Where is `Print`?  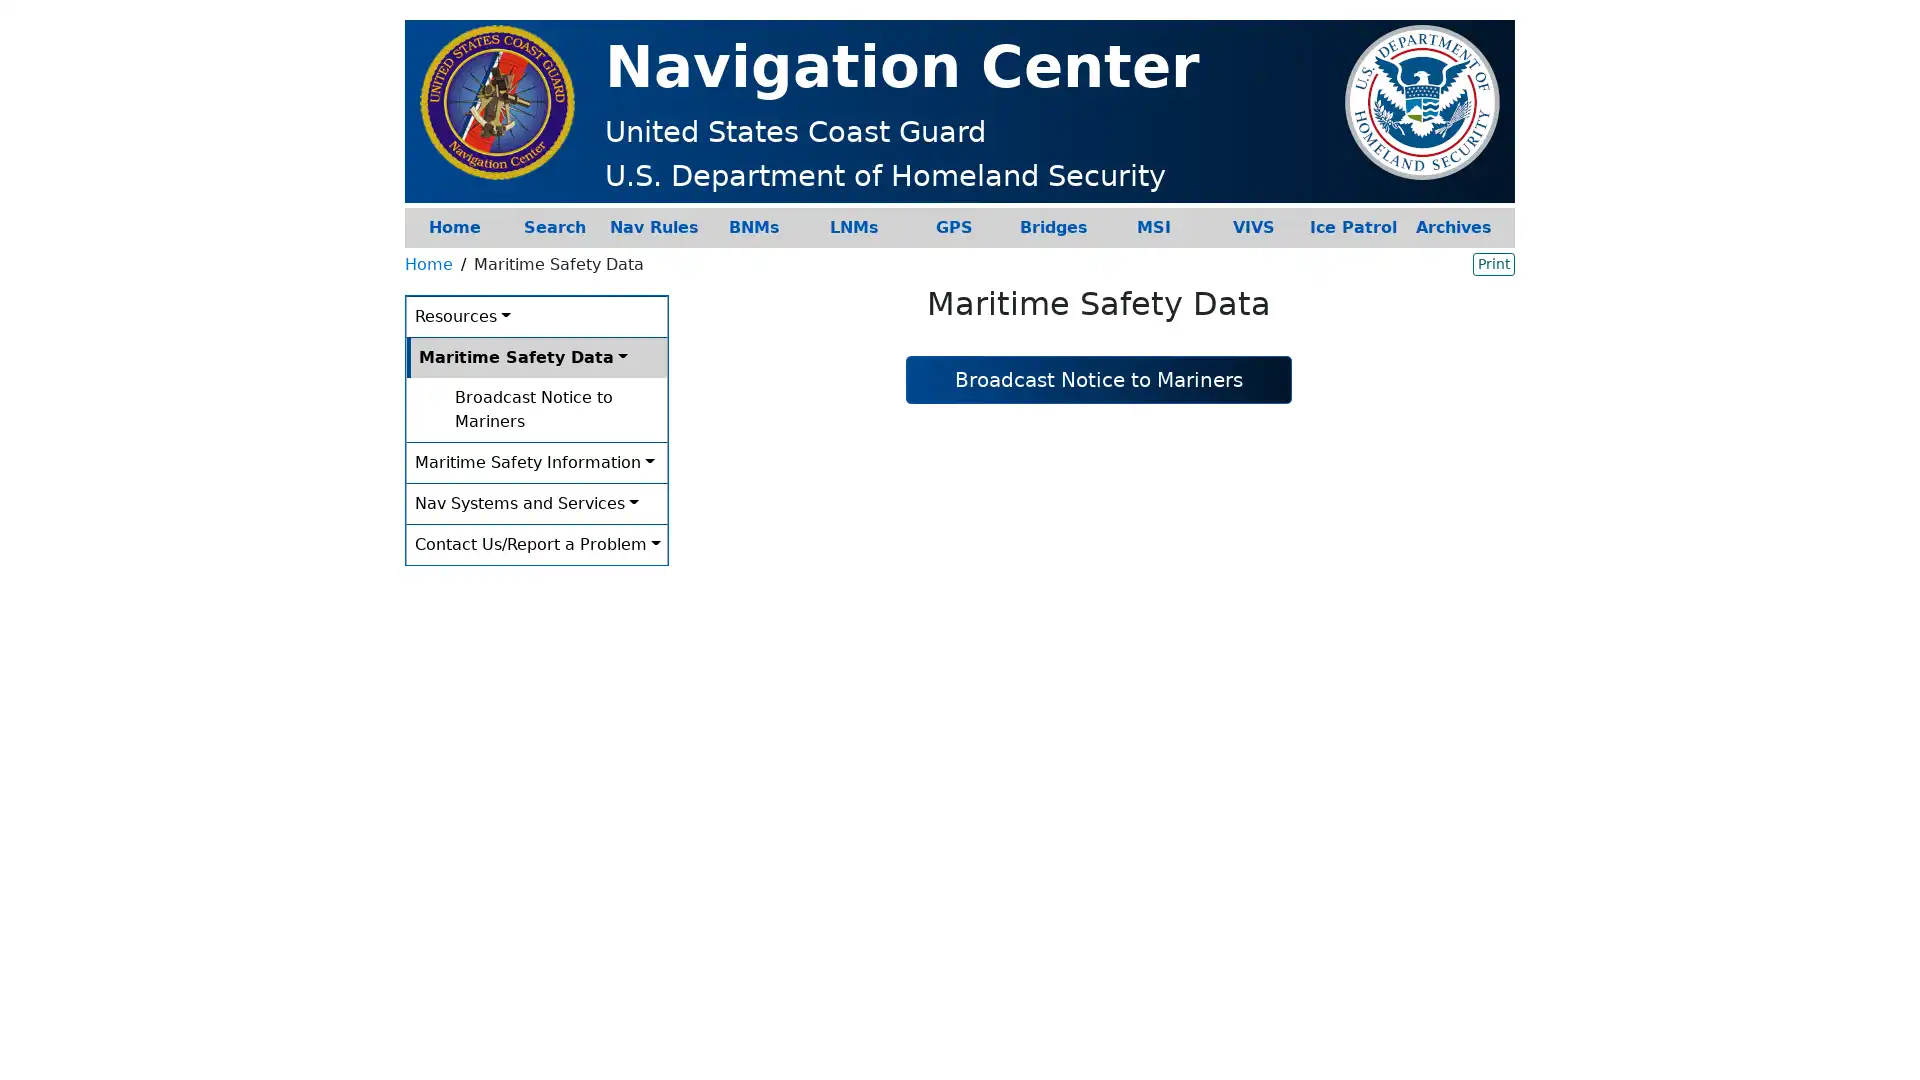
Print is located at coordinates (1493, 262).